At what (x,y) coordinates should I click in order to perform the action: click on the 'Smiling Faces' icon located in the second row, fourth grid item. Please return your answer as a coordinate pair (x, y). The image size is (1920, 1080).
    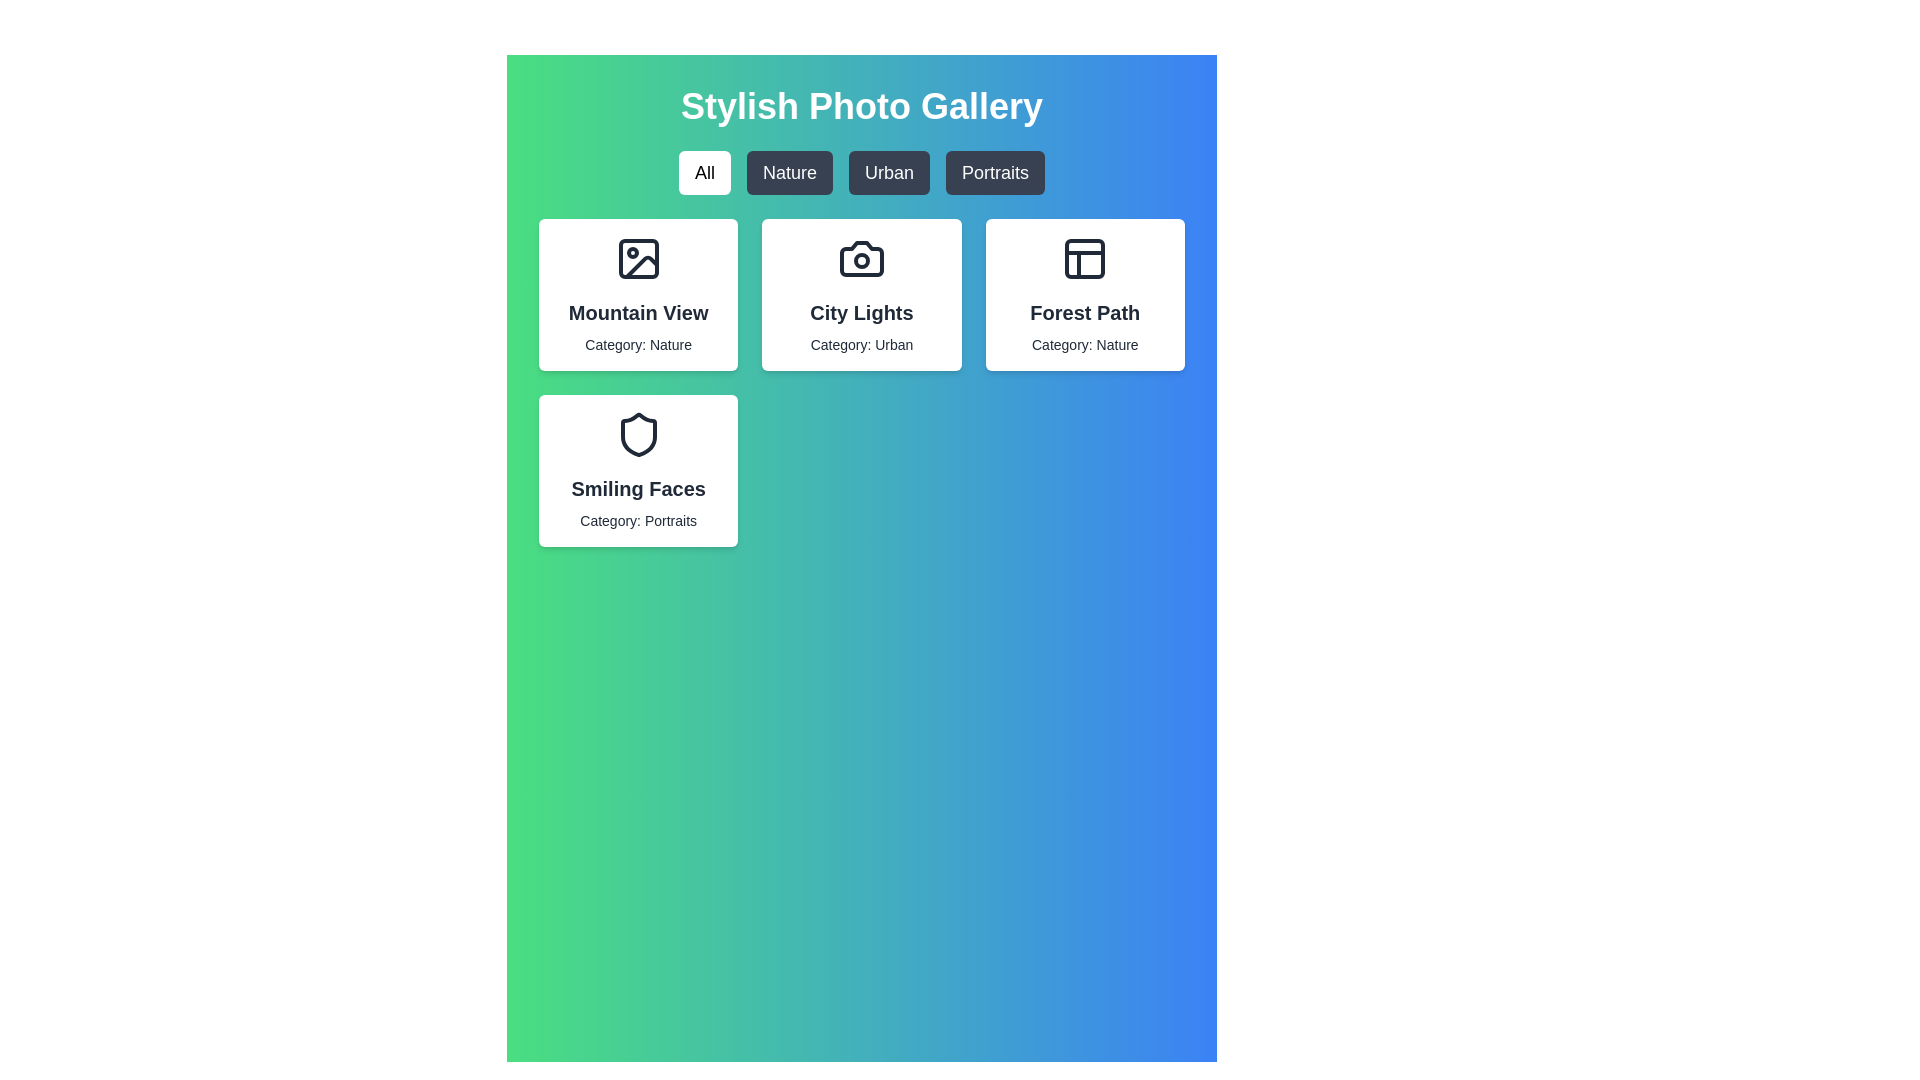
    Looking at the image, I should click on (637, 434).